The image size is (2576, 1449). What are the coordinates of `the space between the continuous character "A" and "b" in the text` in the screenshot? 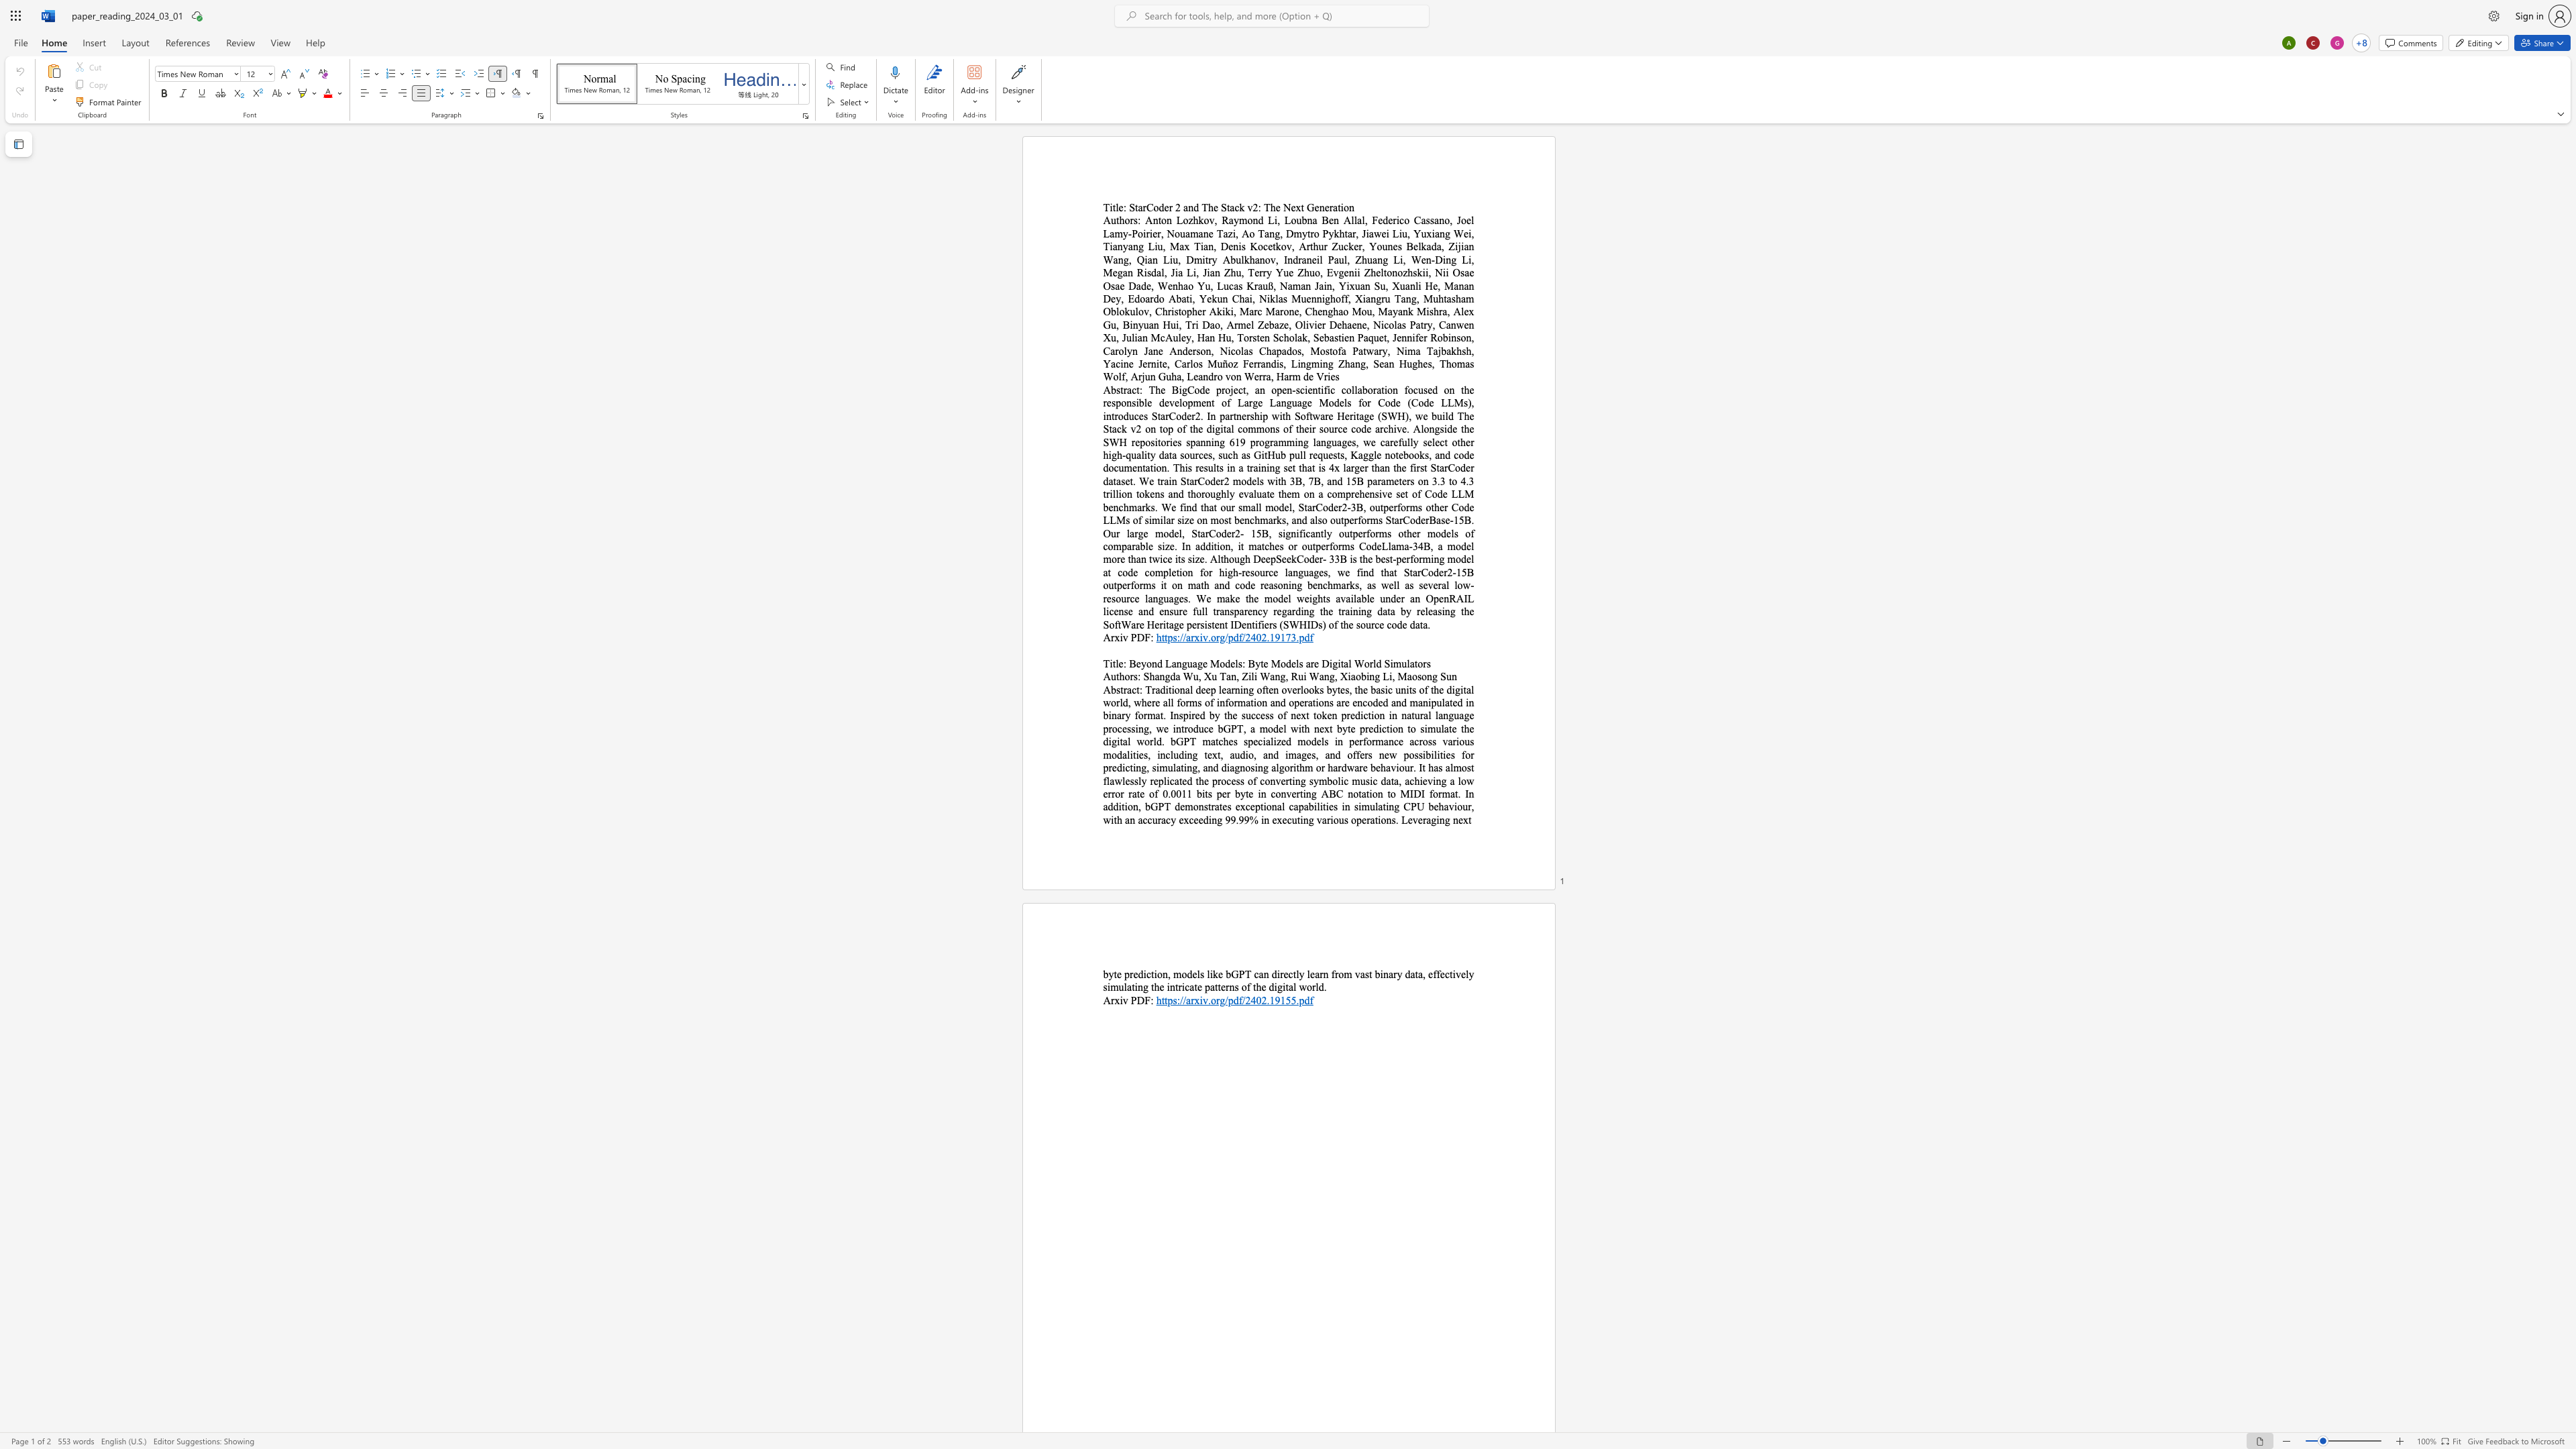 It's located at (1110, 689).